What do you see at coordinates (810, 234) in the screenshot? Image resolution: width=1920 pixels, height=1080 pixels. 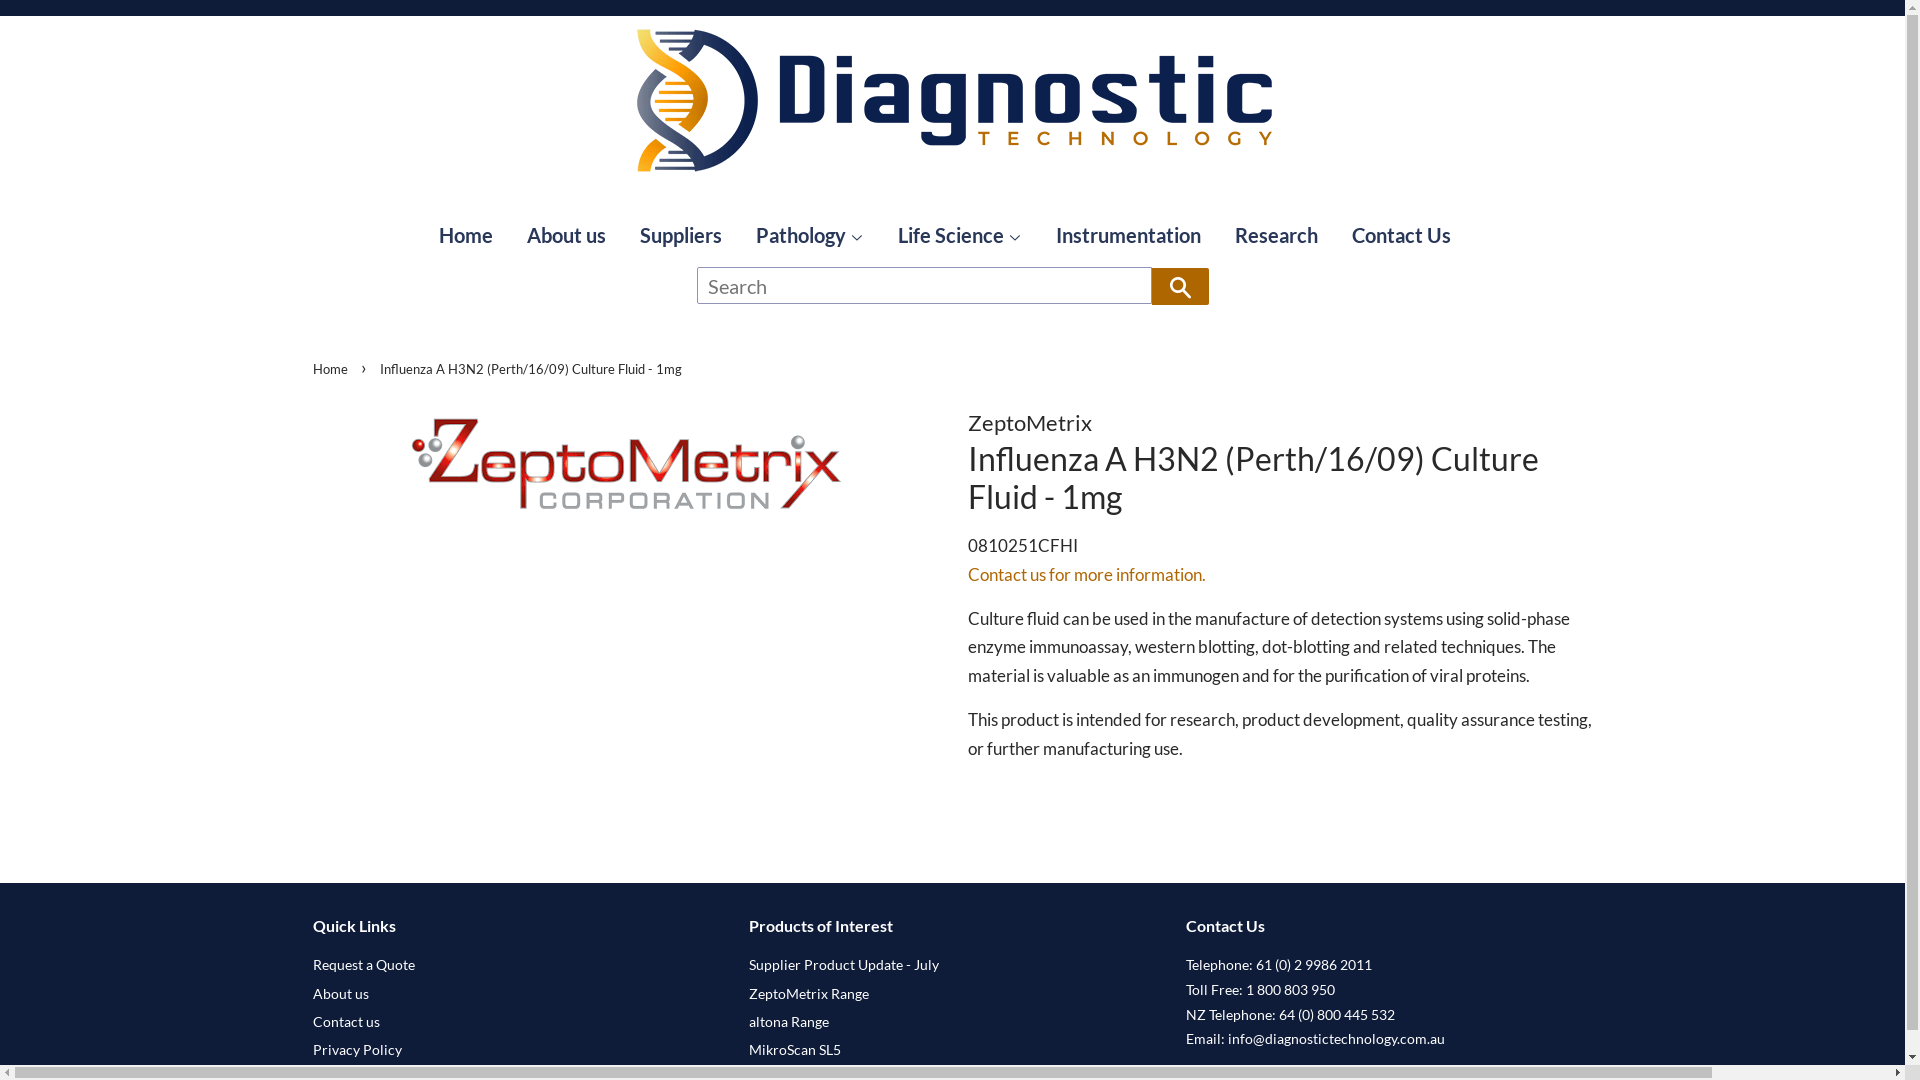 I see `'Pathology'` at bounding box center [810, 234].